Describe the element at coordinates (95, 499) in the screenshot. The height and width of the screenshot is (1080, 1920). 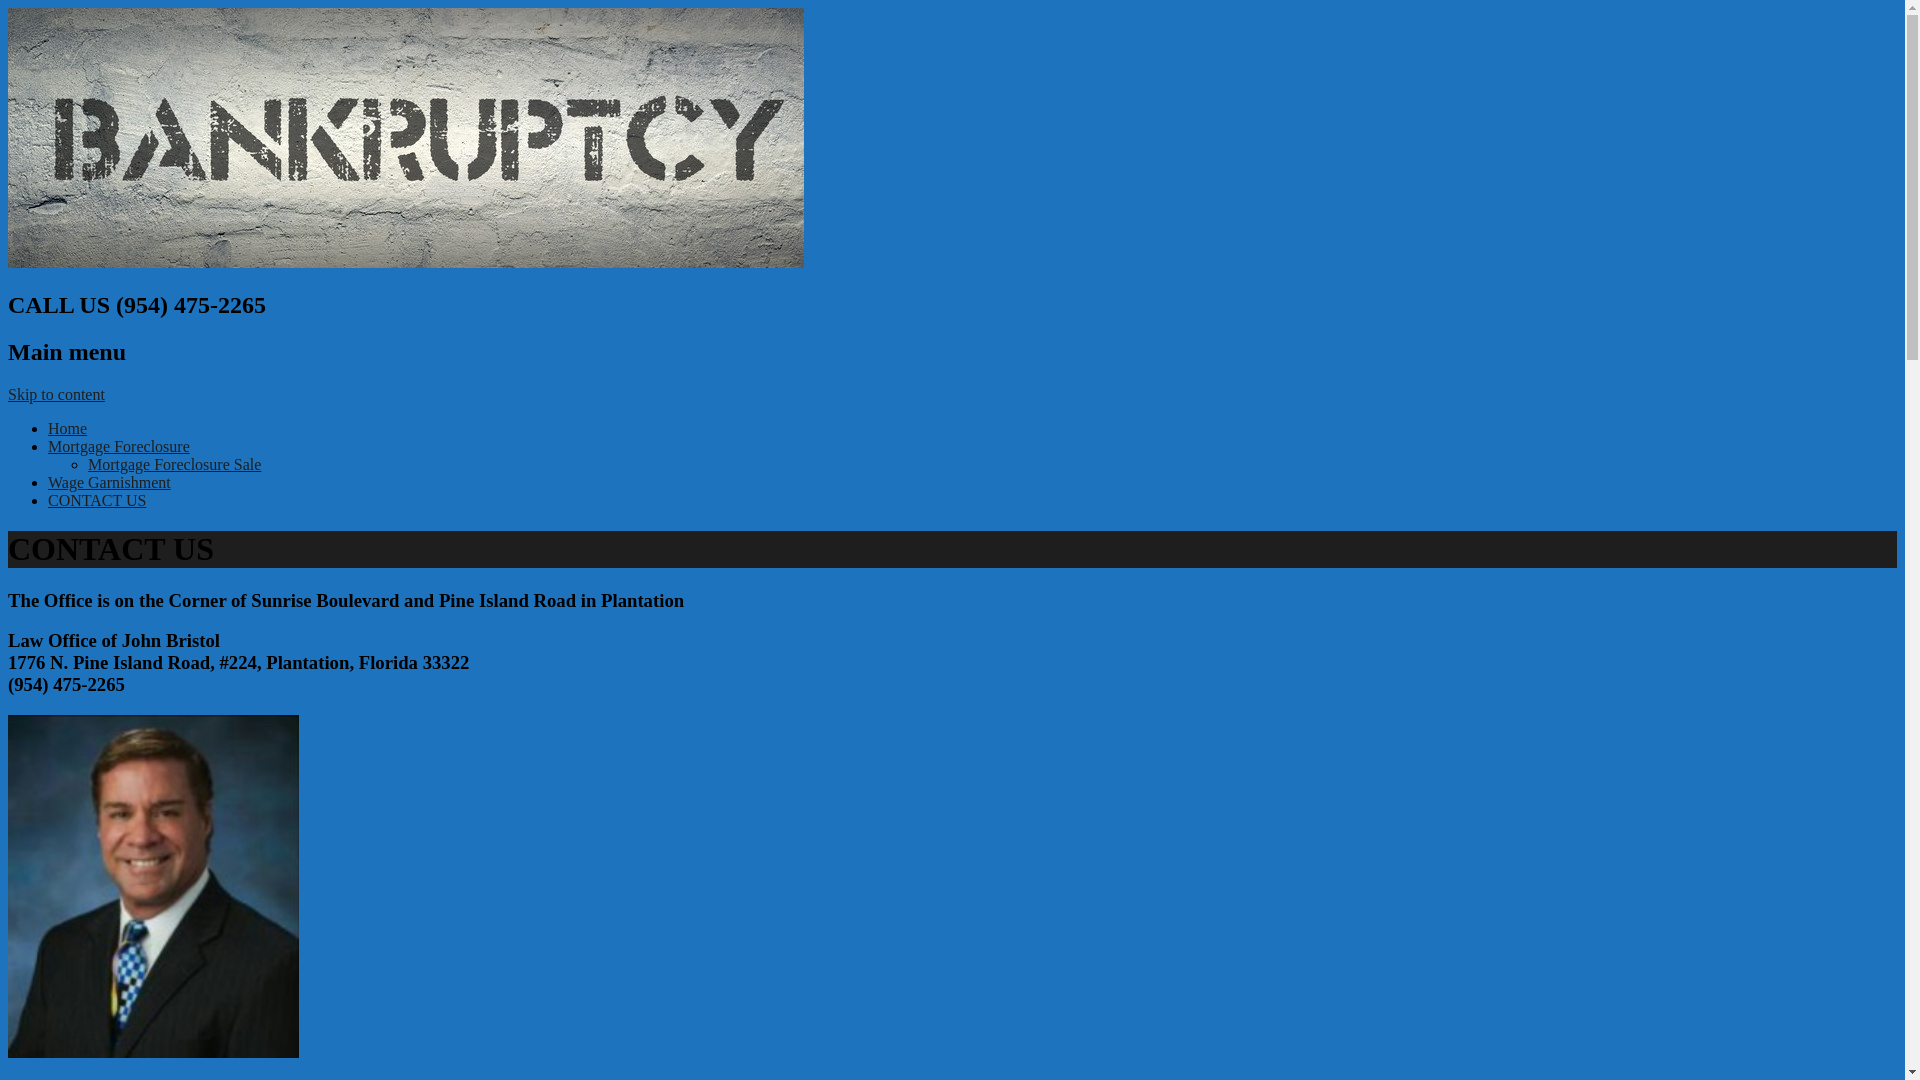
I see `'CONTACT US'` at that location.